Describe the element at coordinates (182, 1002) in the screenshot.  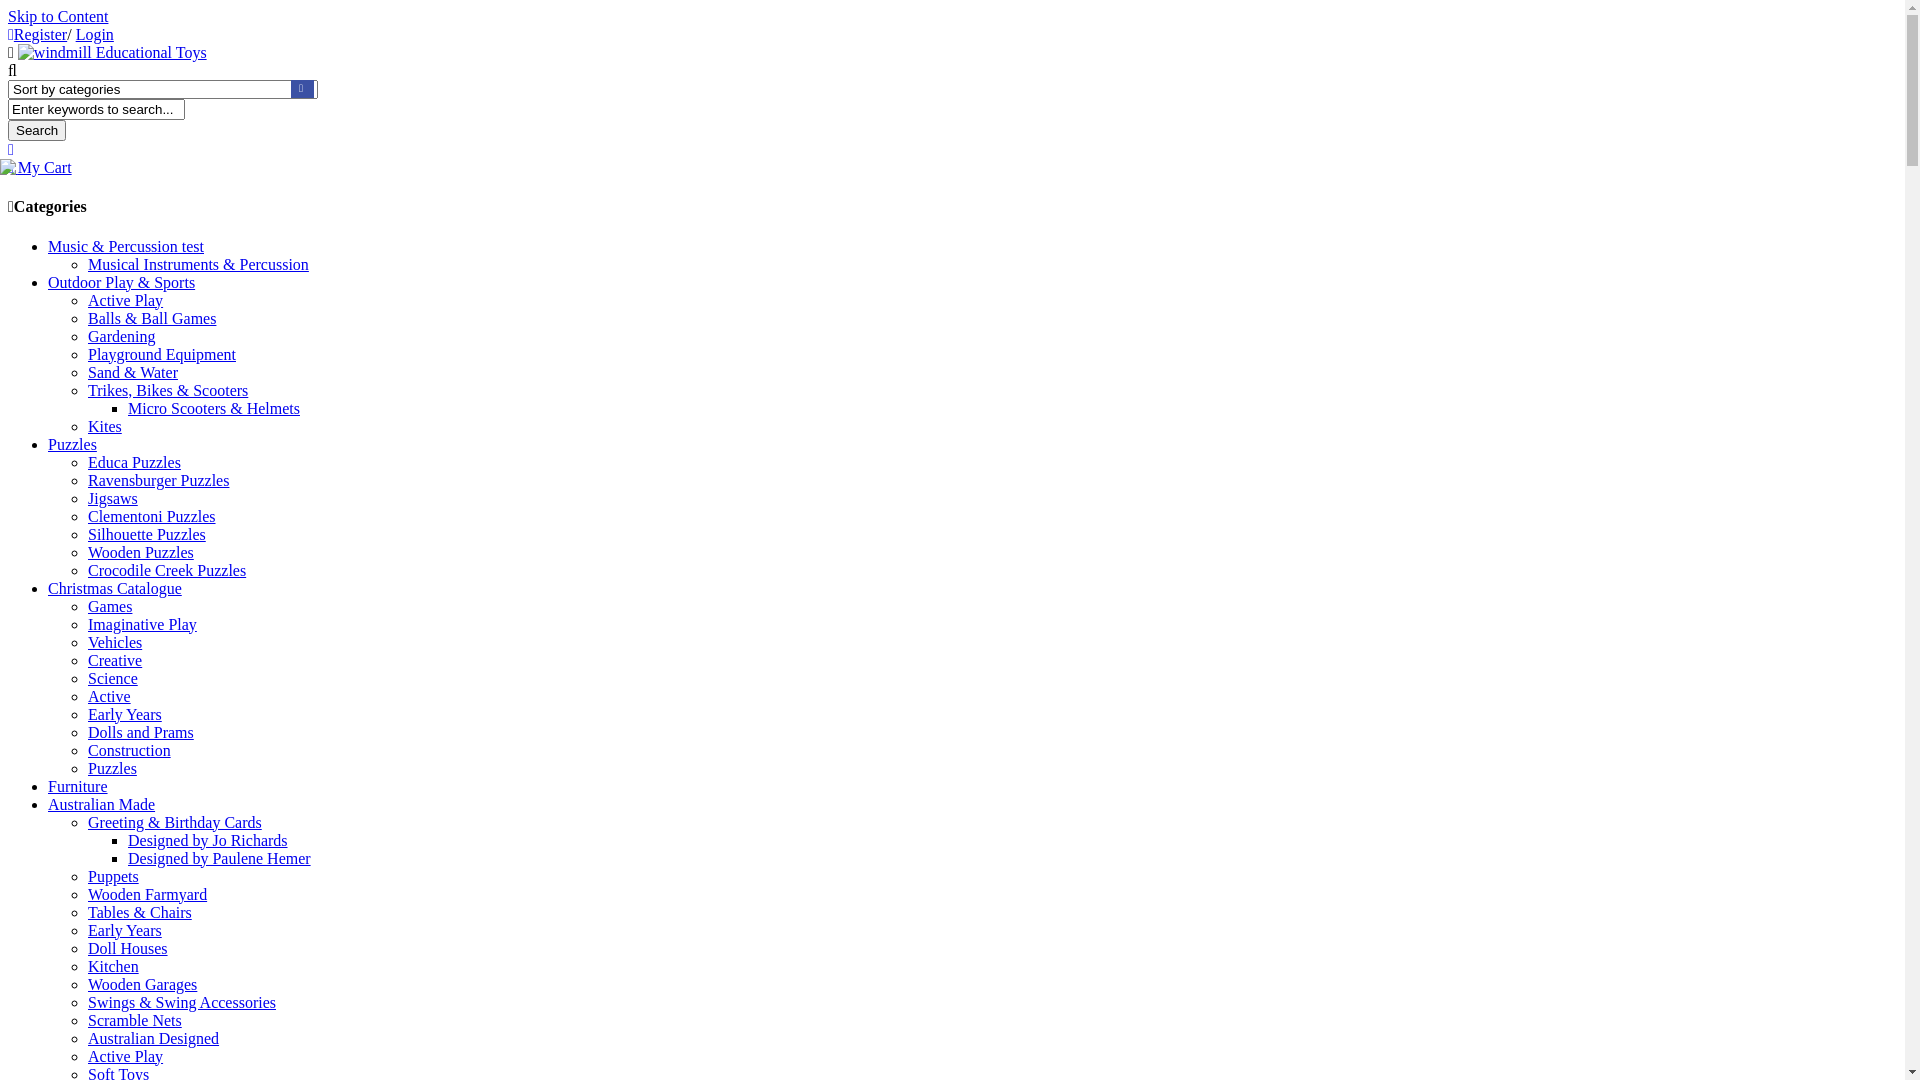
I see `'Swings & Swing Accessories'` at that location.